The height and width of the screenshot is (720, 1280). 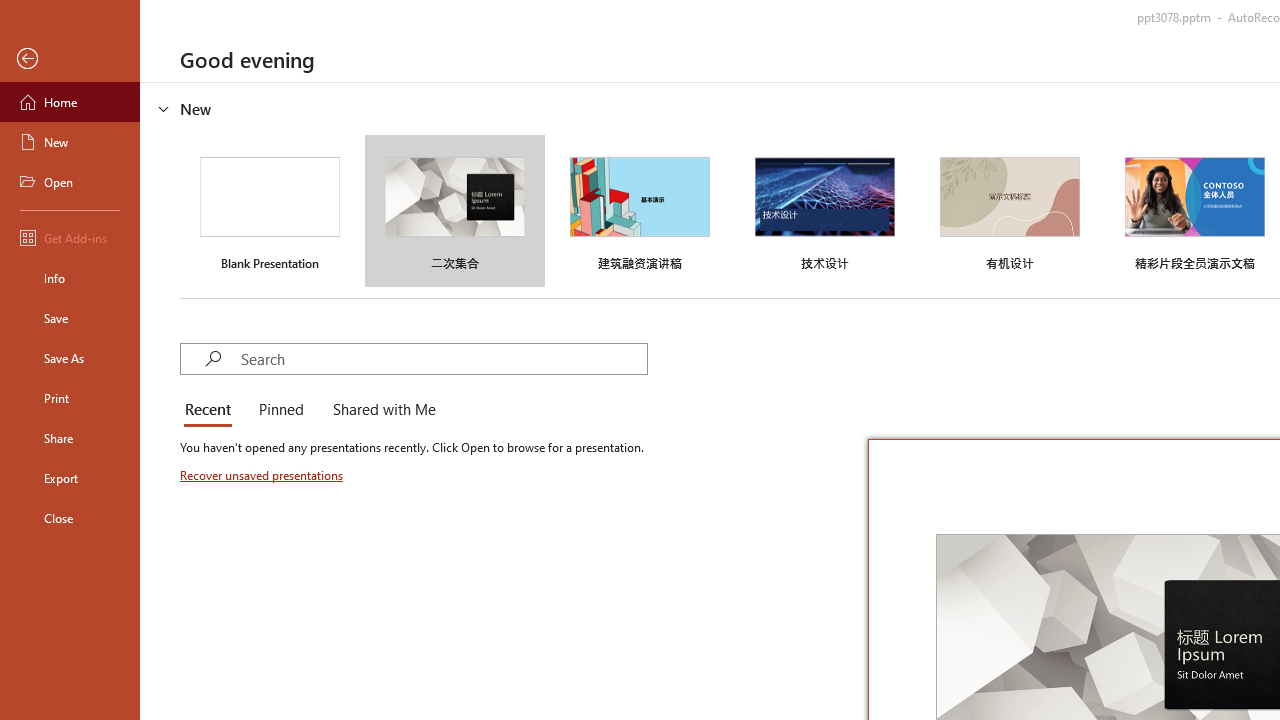 I want to click on 'Pinned', so click(x=279, y=410).